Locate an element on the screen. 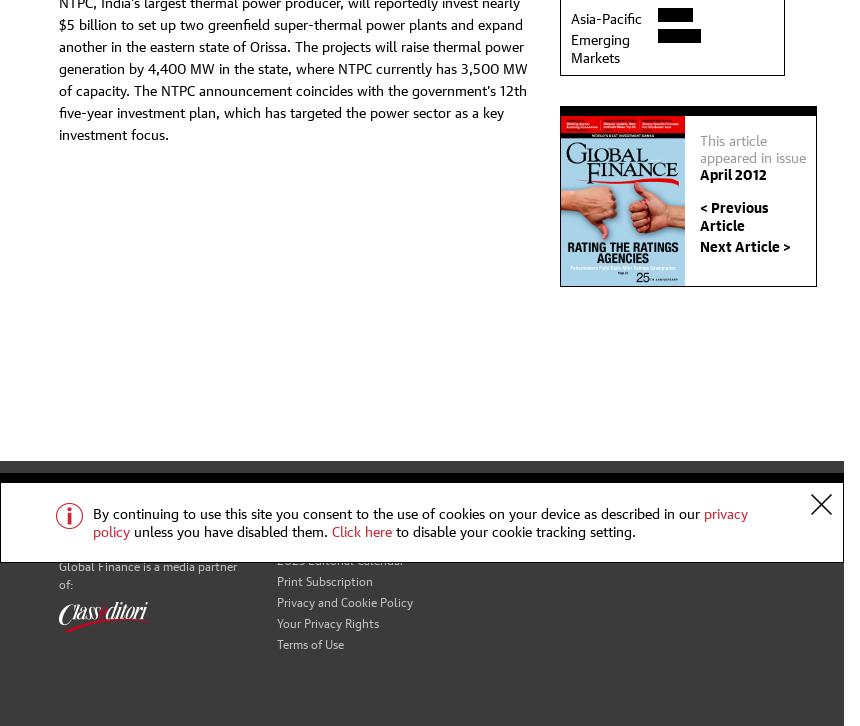 The width and height of the screenshot is (860, 726). 'Asia-Pacific' is located at coordinates (570, 15).